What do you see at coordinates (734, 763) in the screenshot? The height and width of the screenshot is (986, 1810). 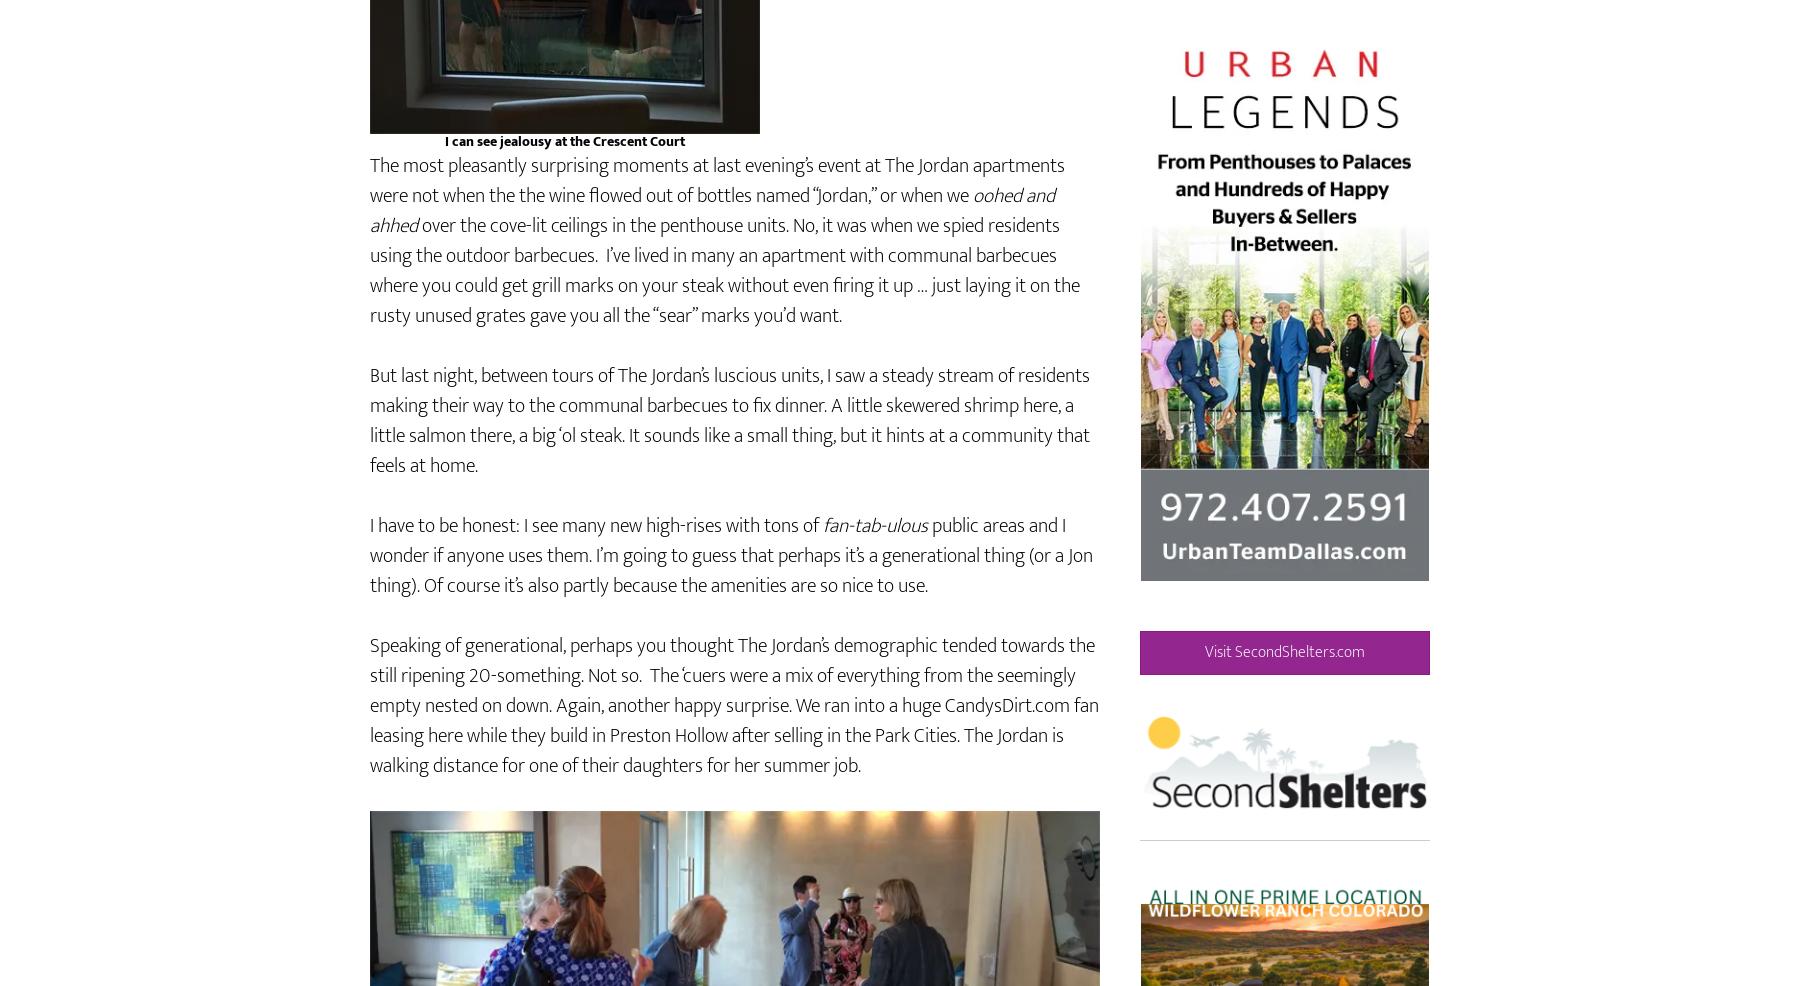 I see `'Speaking of generational, perhaps you thought The Jordan’s demographic tended towards the still ripening 20-something. Not so.  The ‘cuers were a mix of everything from the seemingly empty nested on down. Again, another happy surprise. We ran into a huge CandysDirt.com fan leasing here while they build in Preston Hollow after selling in the Park Cities. The Jordan is walking distance for one of their daughters for her summer job.'` at bounding box center [734, 763].